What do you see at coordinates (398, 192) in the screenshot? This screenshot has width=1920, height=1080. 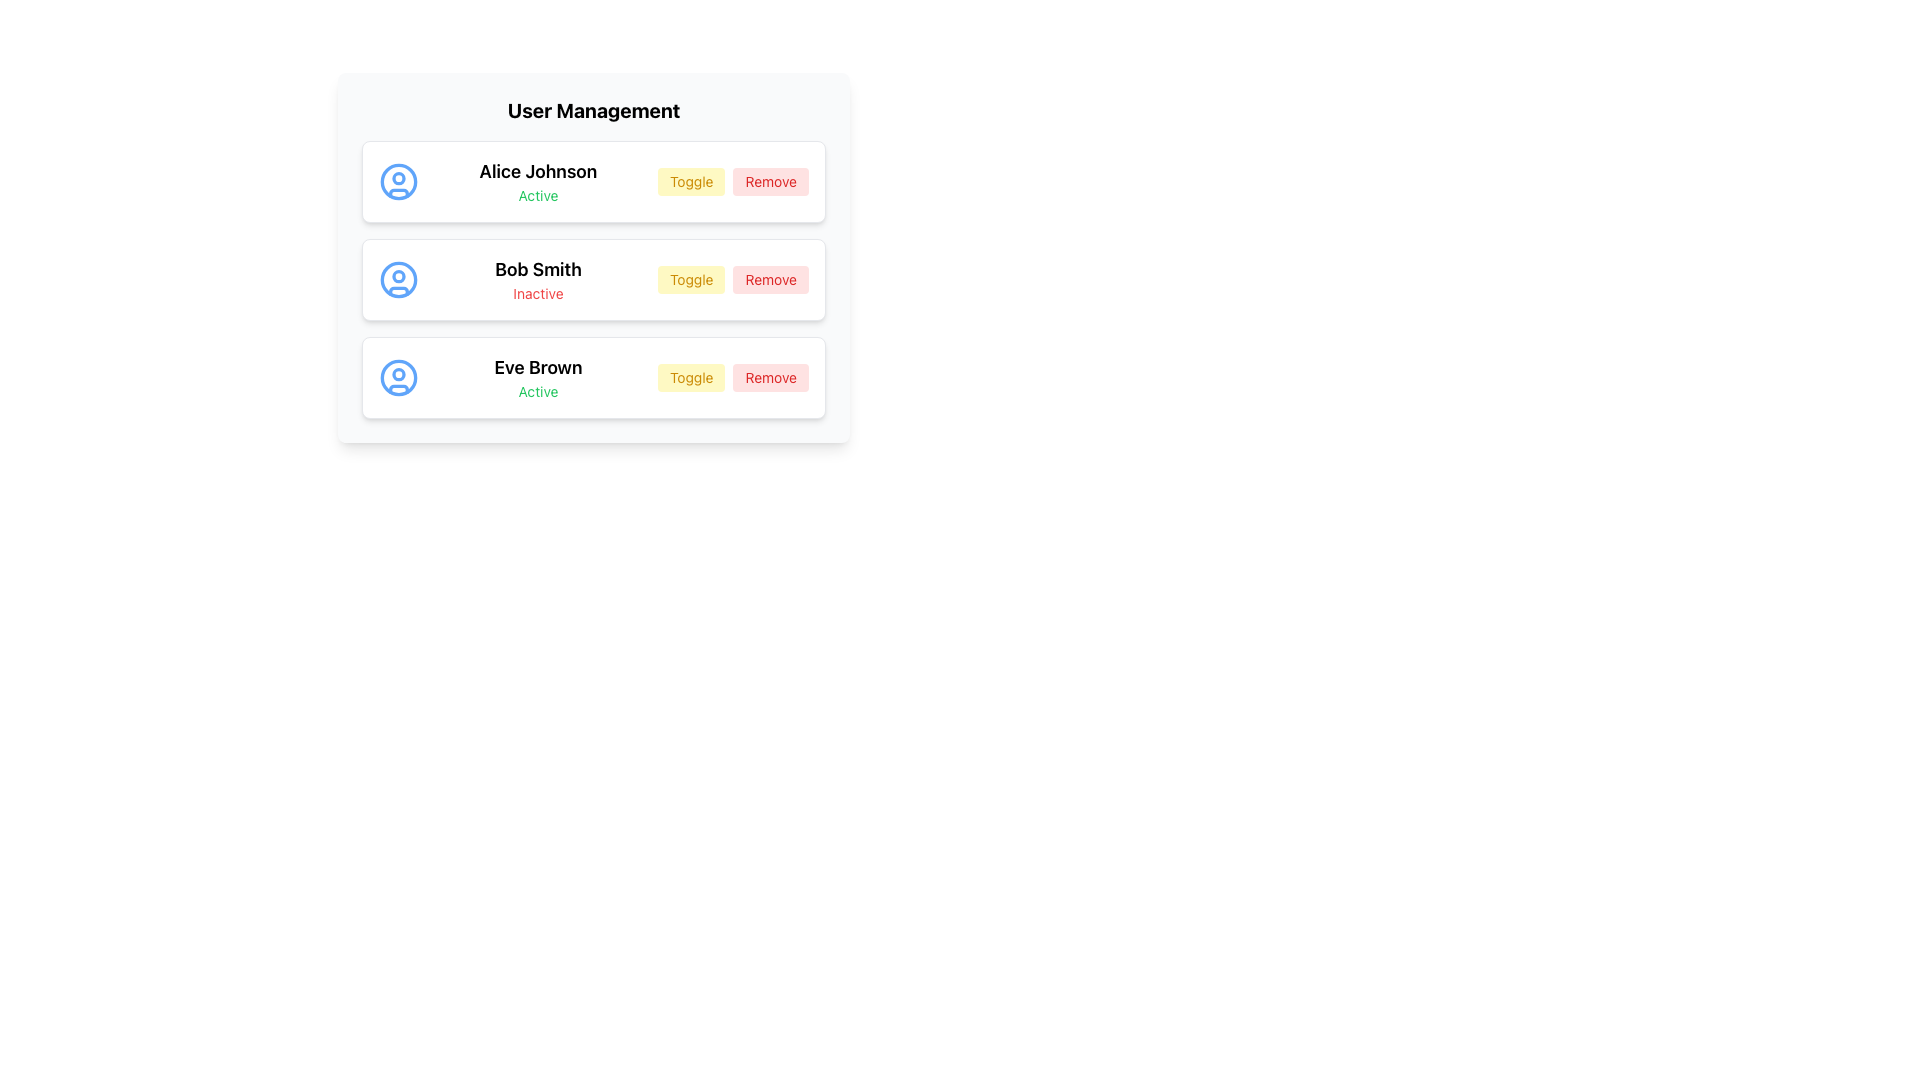 I see `the small curvilinear red shape resembling a smile located at the bottom of the user avatar in the first row of the user management list` at bounding box center [398, 192].